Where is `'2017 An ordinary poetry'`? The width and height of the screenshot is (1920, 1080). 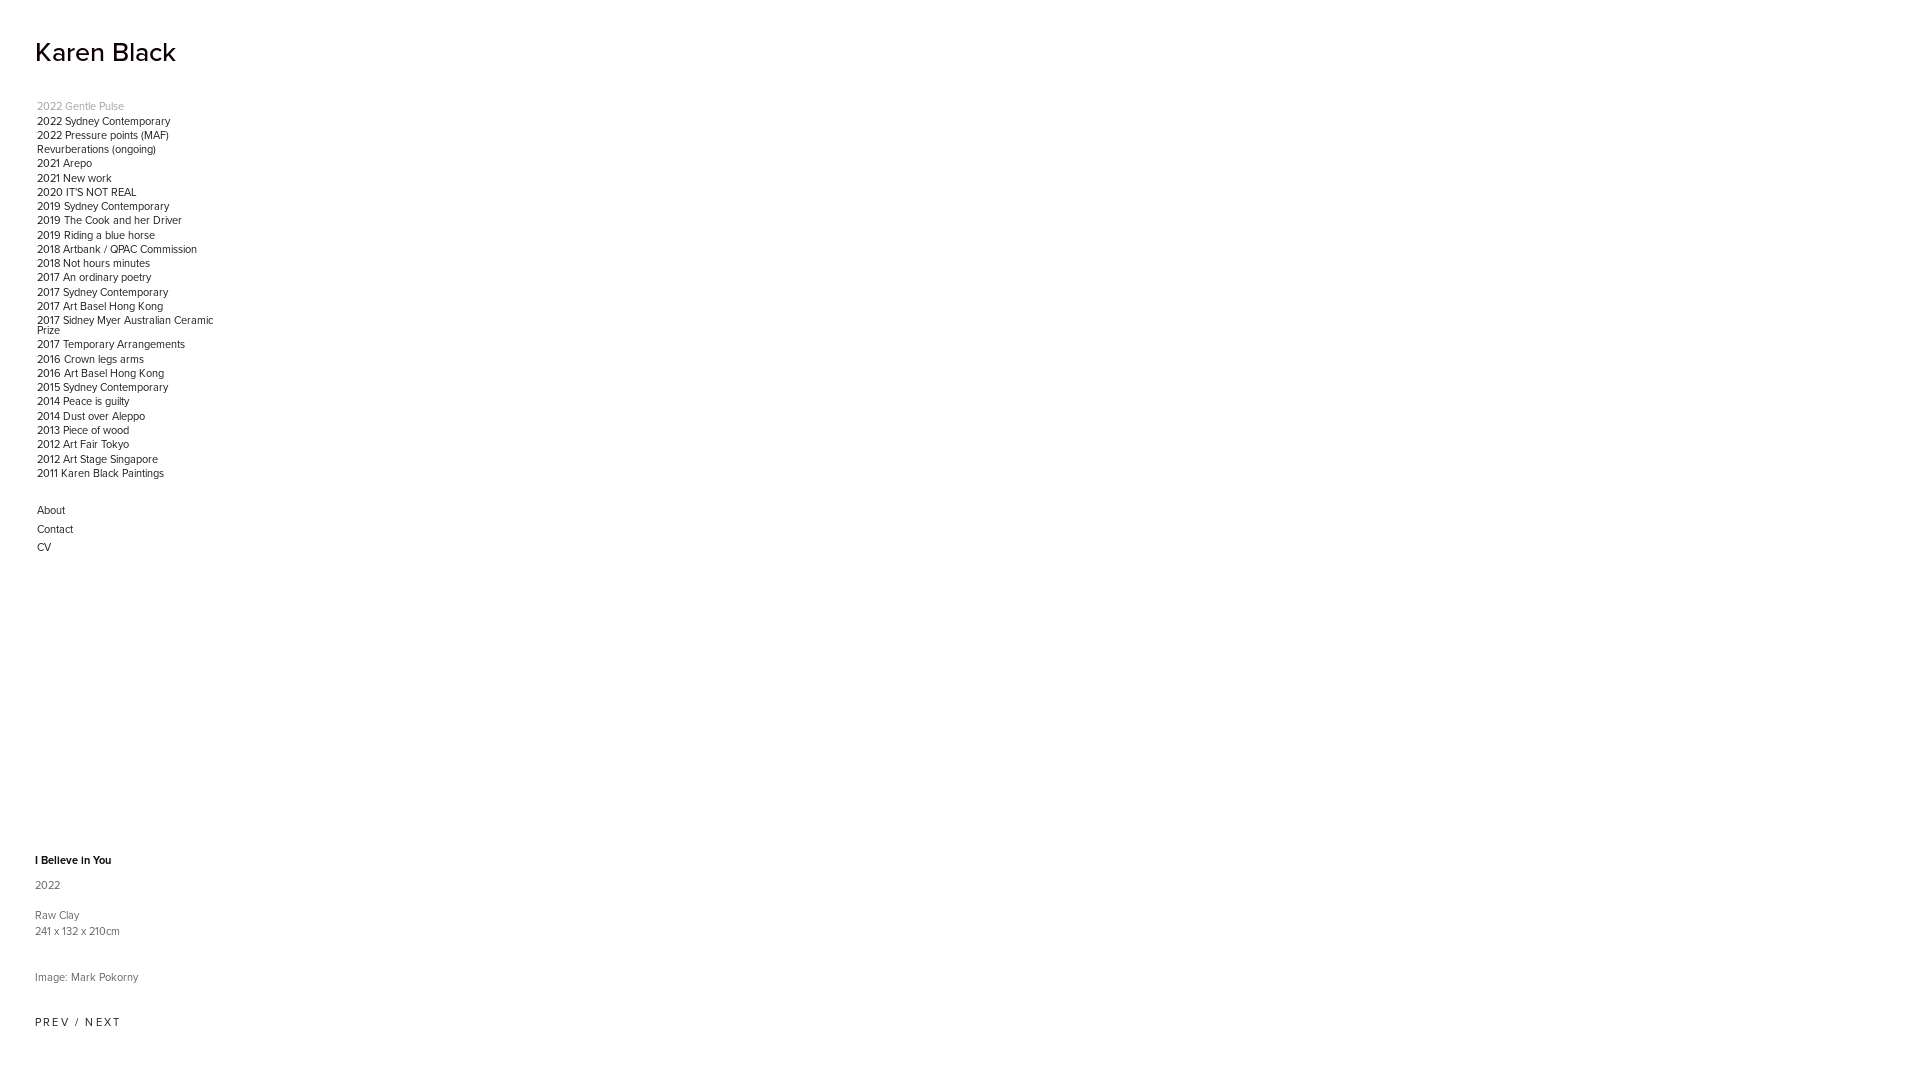
'2017 An ordinary poetry' is located at coordinates (128, 277).